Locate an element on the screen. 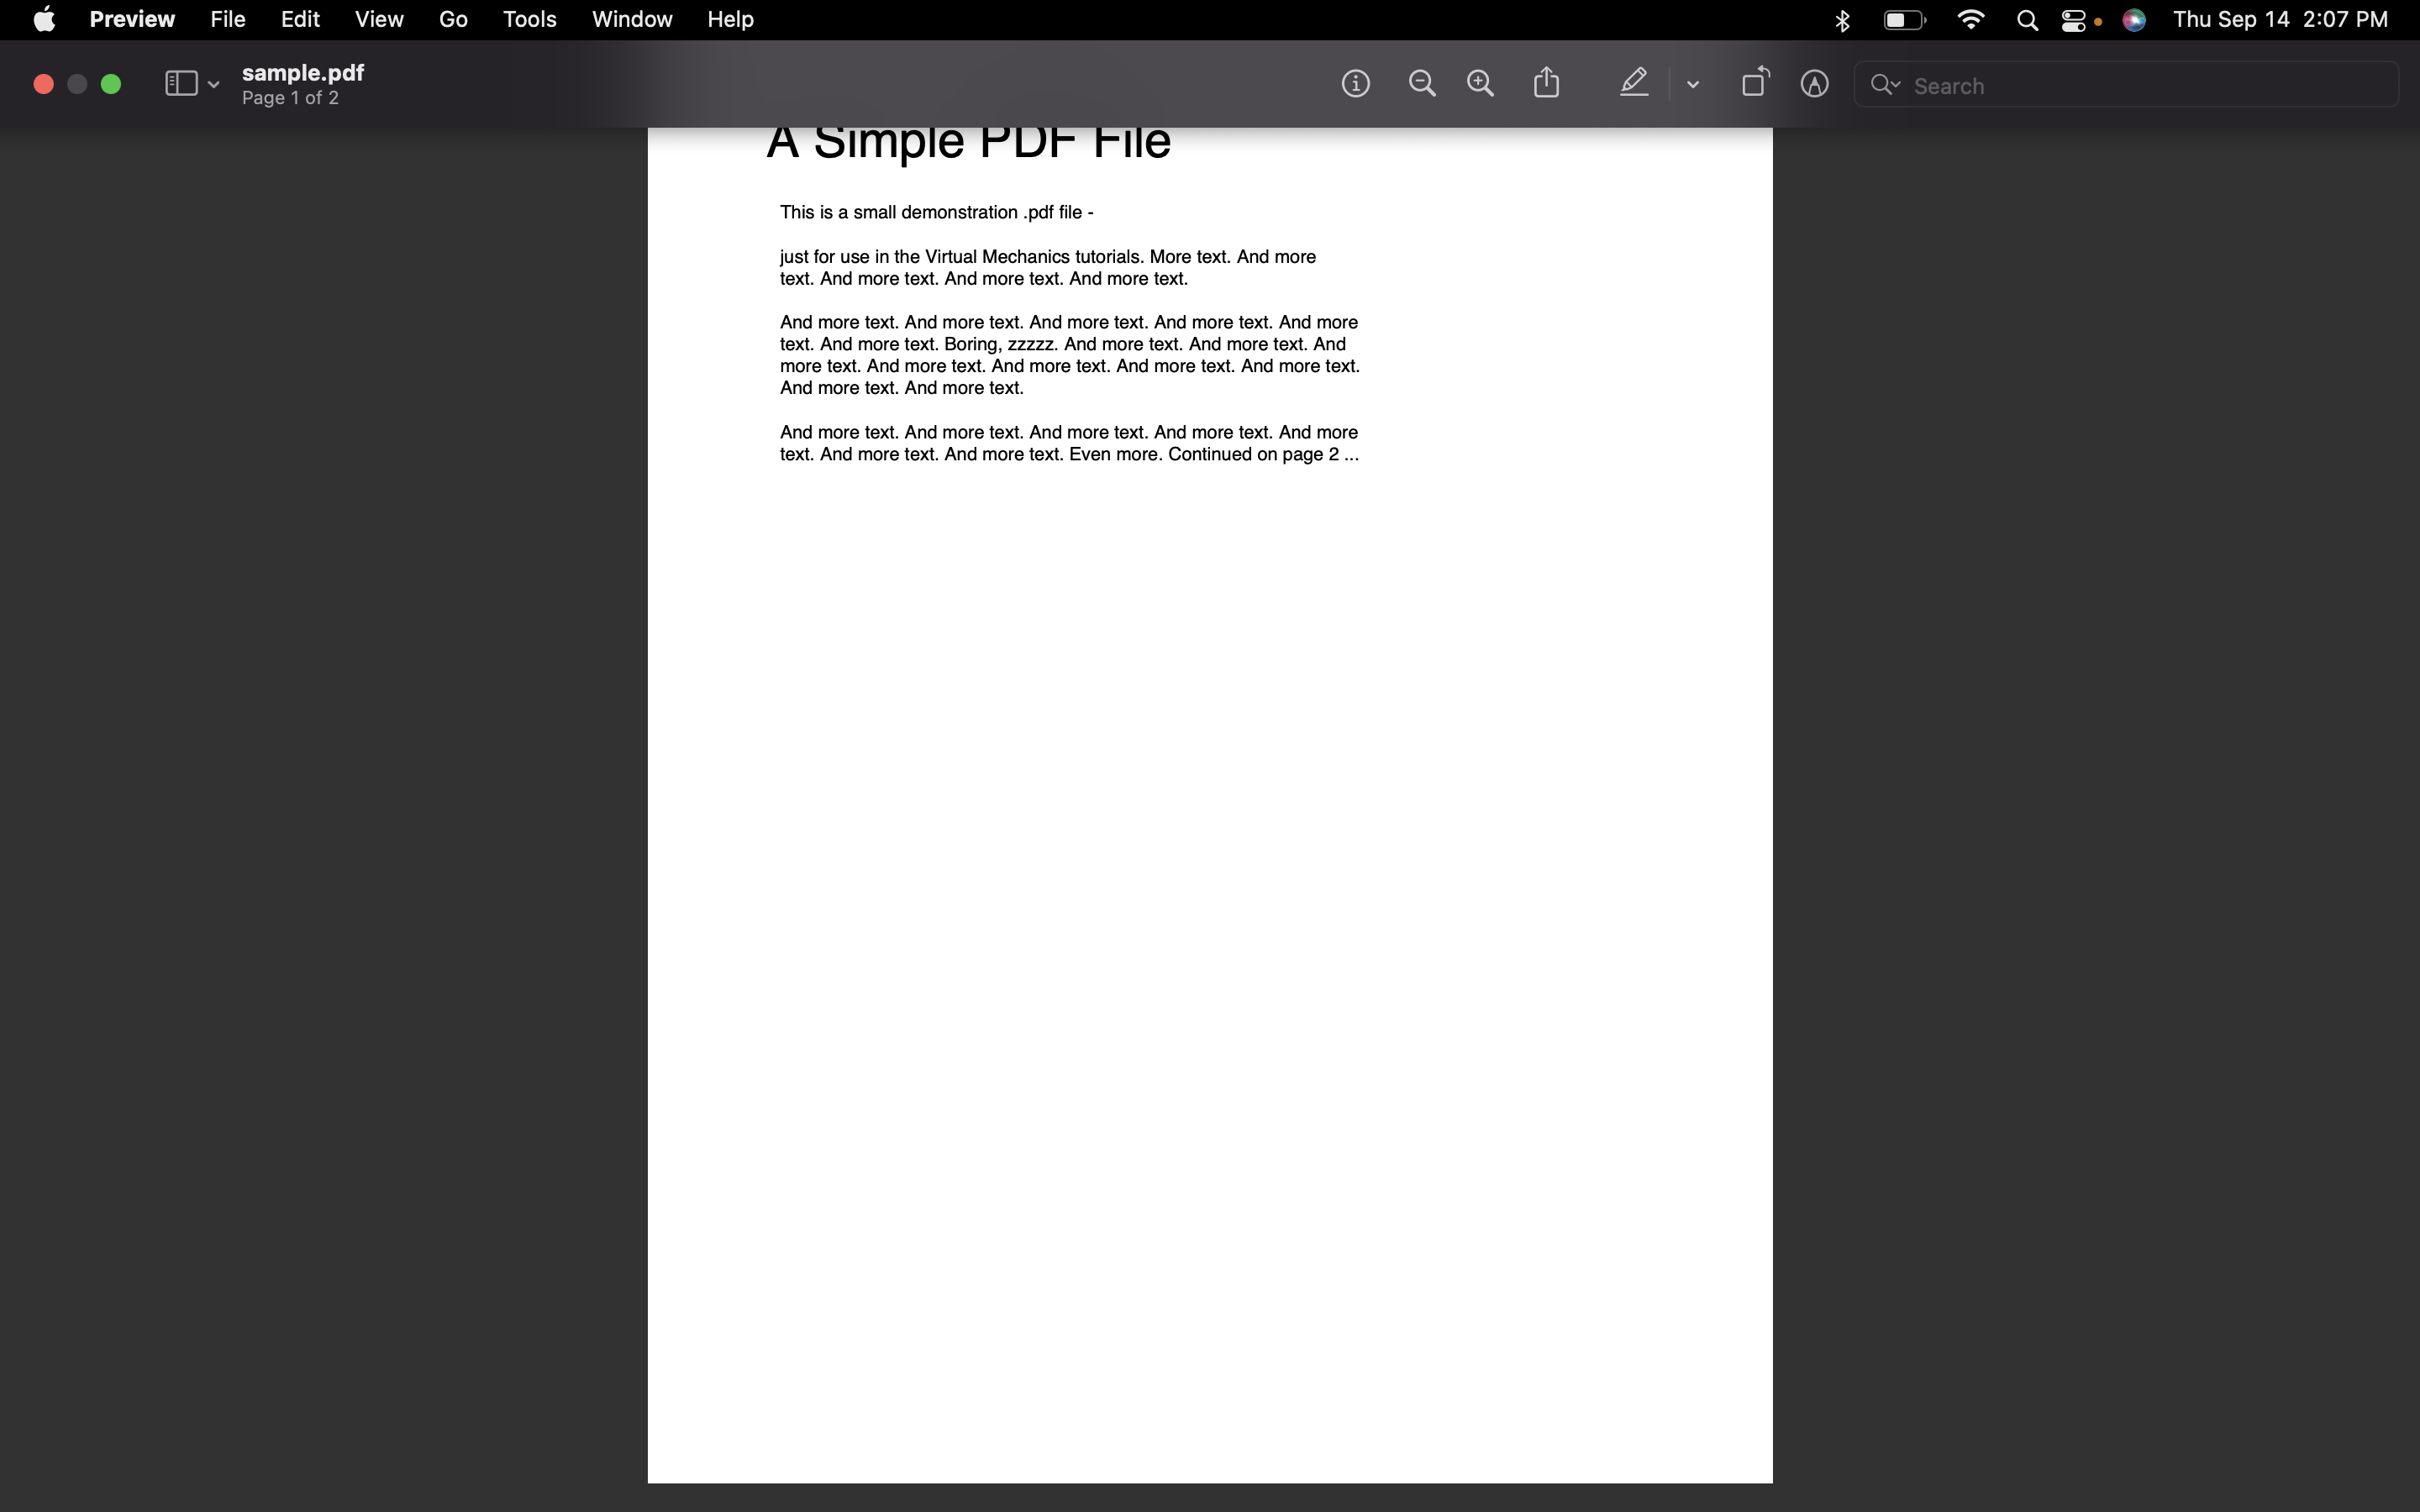 Image resolution: width=2420 pixels, height=1512 pixels. Finish and exit the file is located at coordinates (43, 83).